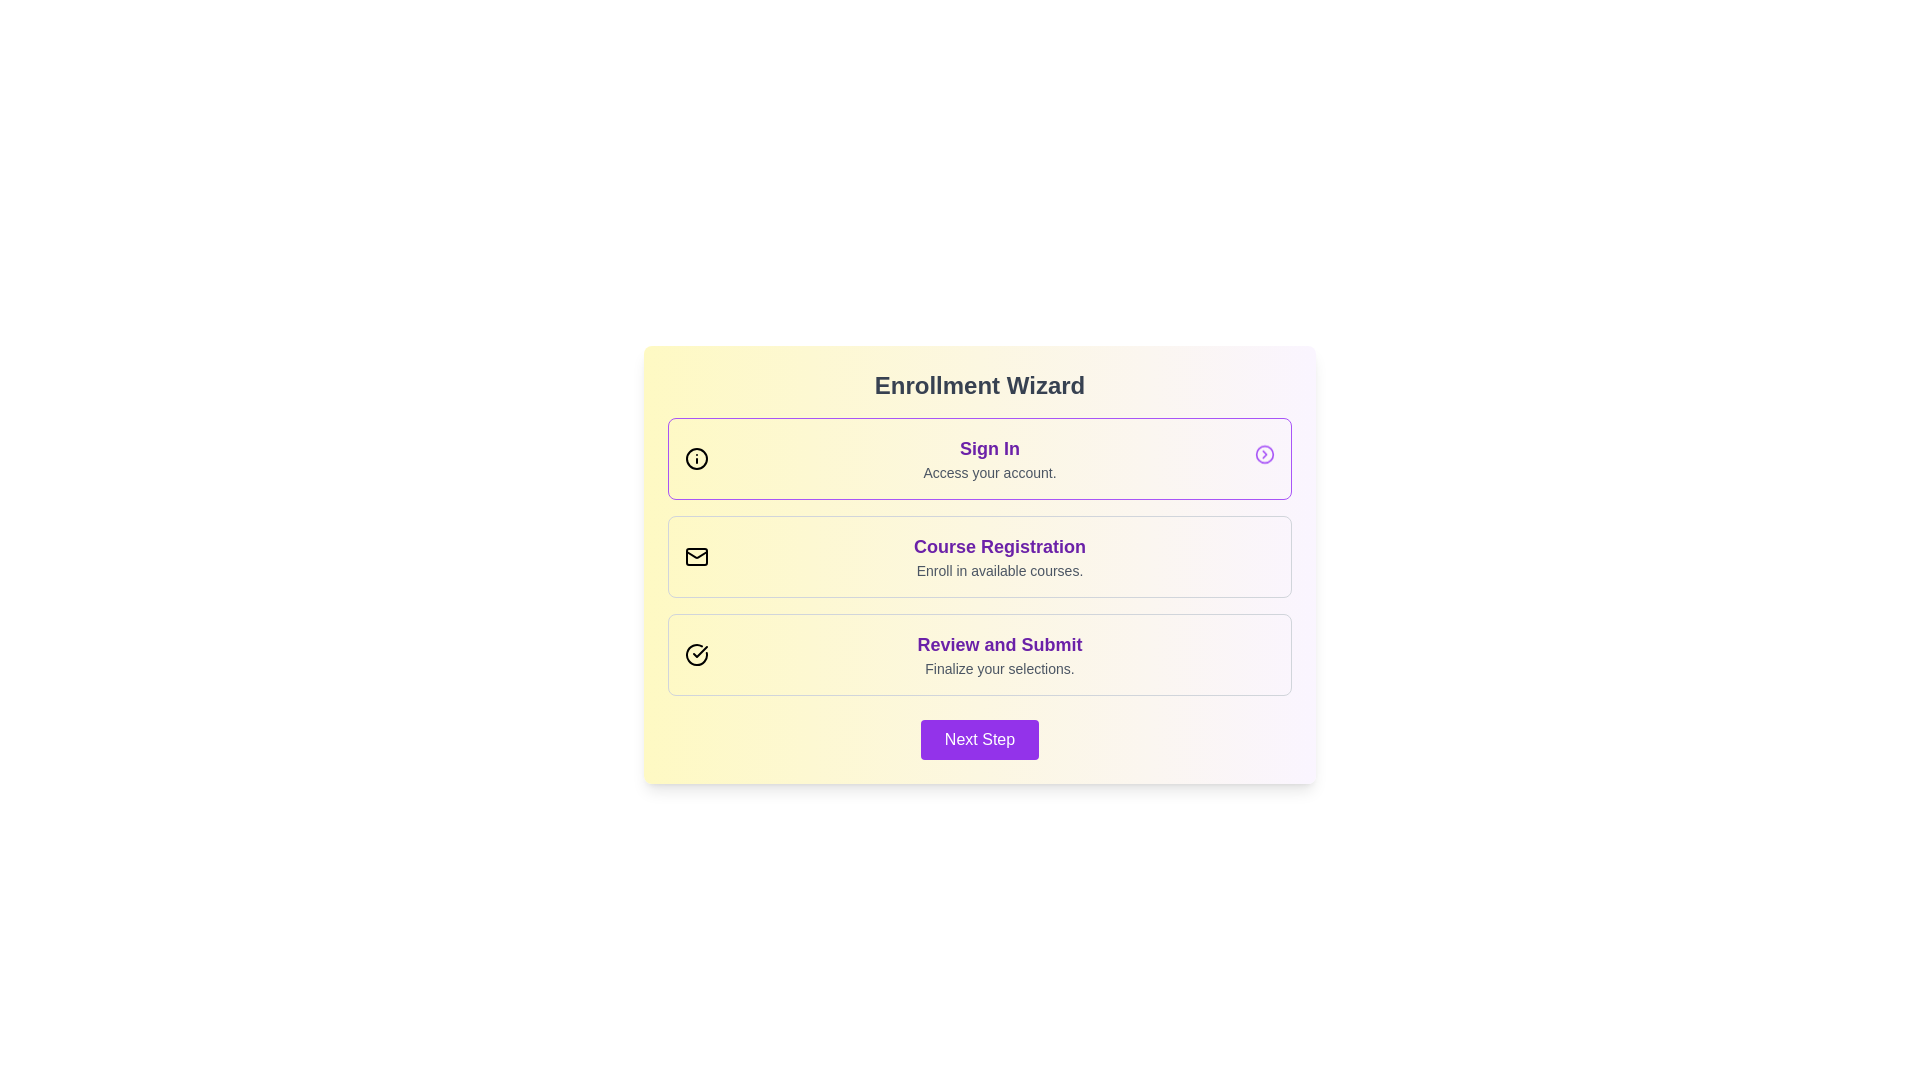 The width and height of the screenshot is (1920, 1080). Describe the element at coordinates (979, 655) in the screenshot. I see `the third item in the vertically arranged list of options within the 'Enrollment Wizard' section` at that location.